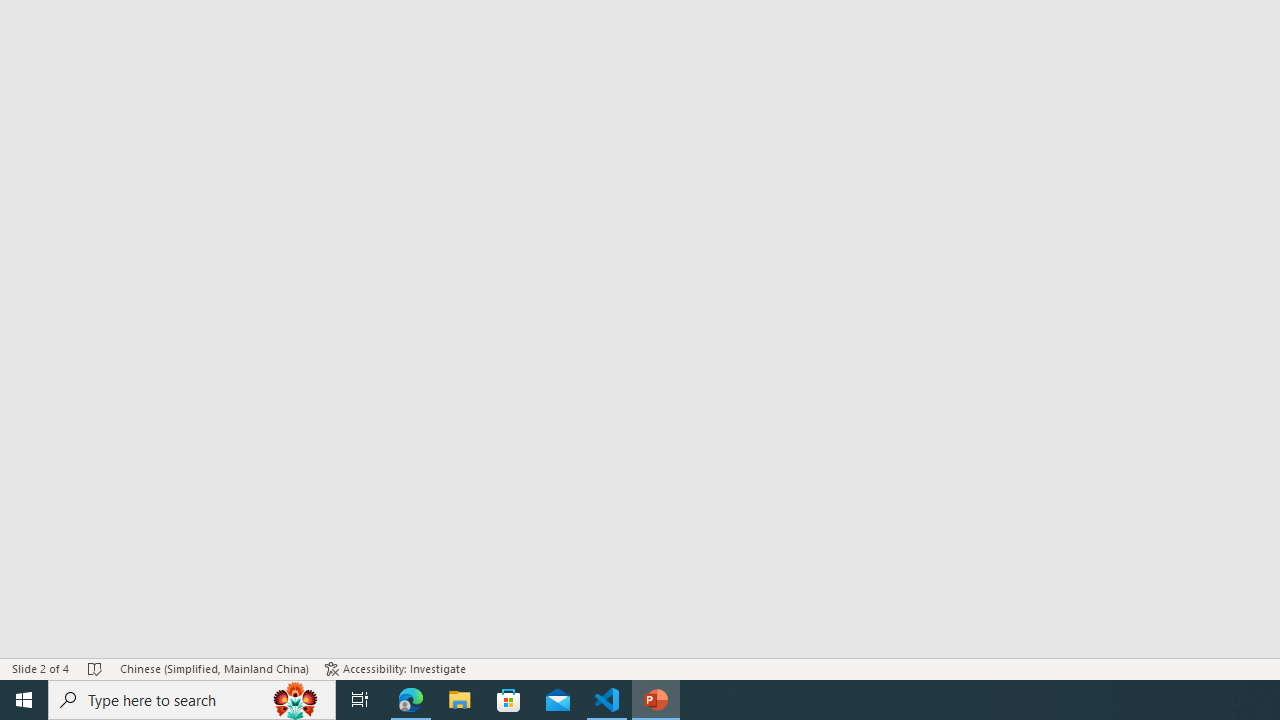 The width and height of the screenshot is (1280, 720). Describe the element at coordinates (395, 669) in the screenshot. I see `'Accessibility Checker Accessibility: Investigate'` at that location.